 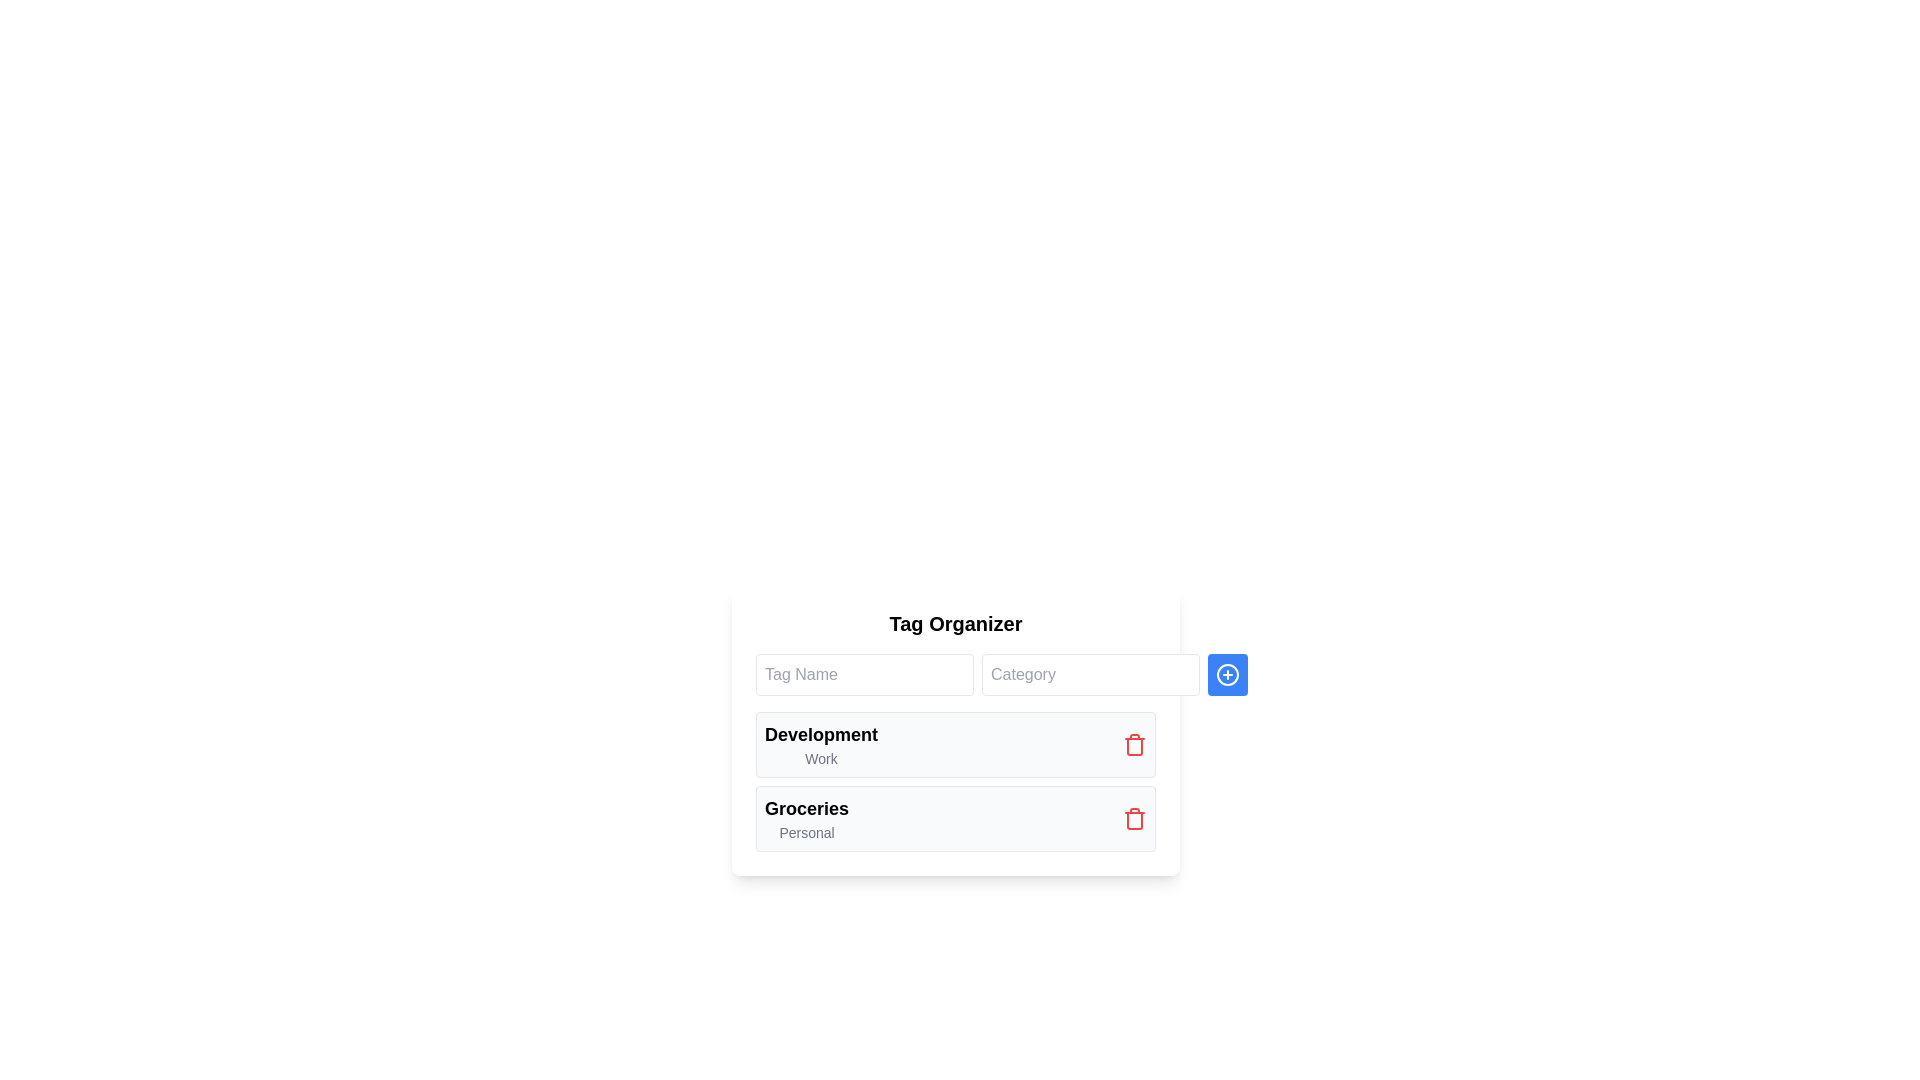 What do you see at coordinates (1134, 744) in the screenshot?
I see `the delete button located on the right-hand side of the 'Development | Work' section` at bounding box center [1134, 744].